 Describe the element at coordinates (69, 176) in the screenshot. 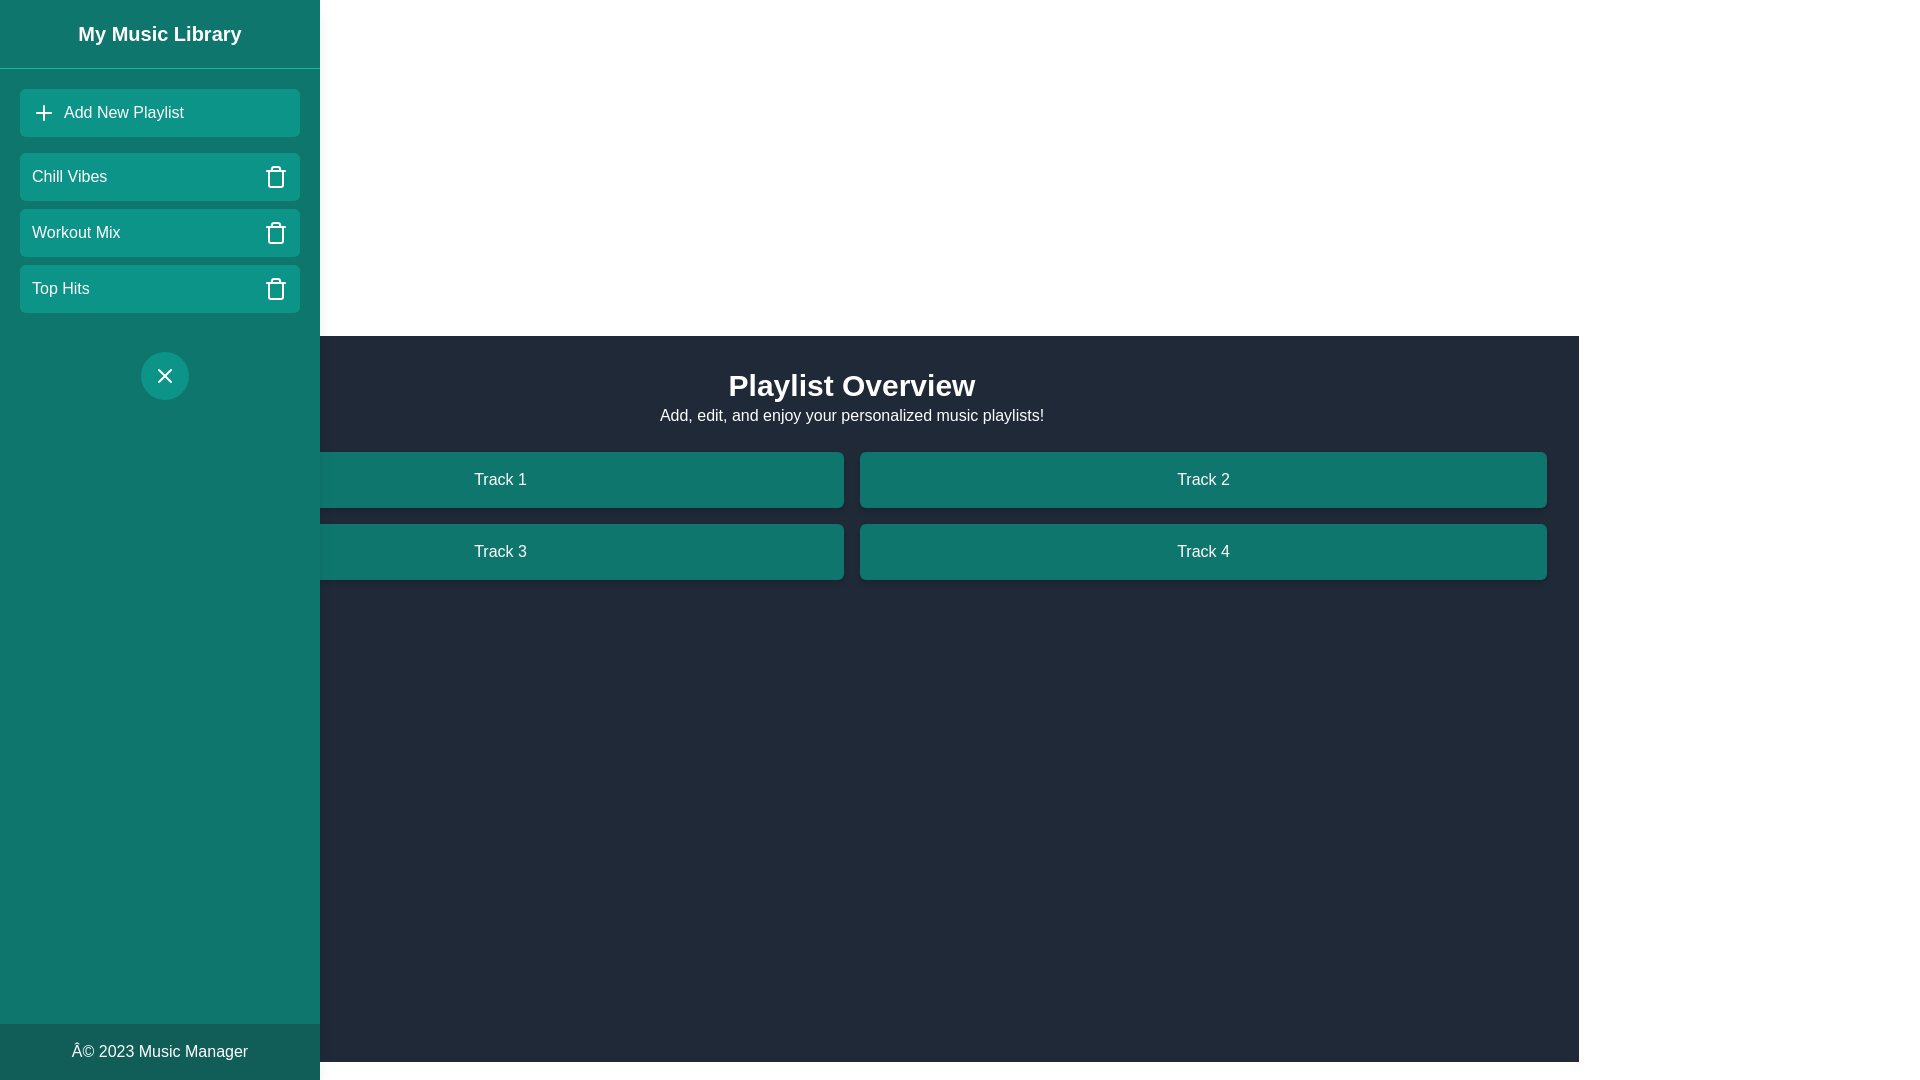

I see `the text label displaying 'Chill Vibes', which is styled in white on a teal background, located in the left sidebar of 'My Music Library', positioned second from the top among playlist items` at that location.